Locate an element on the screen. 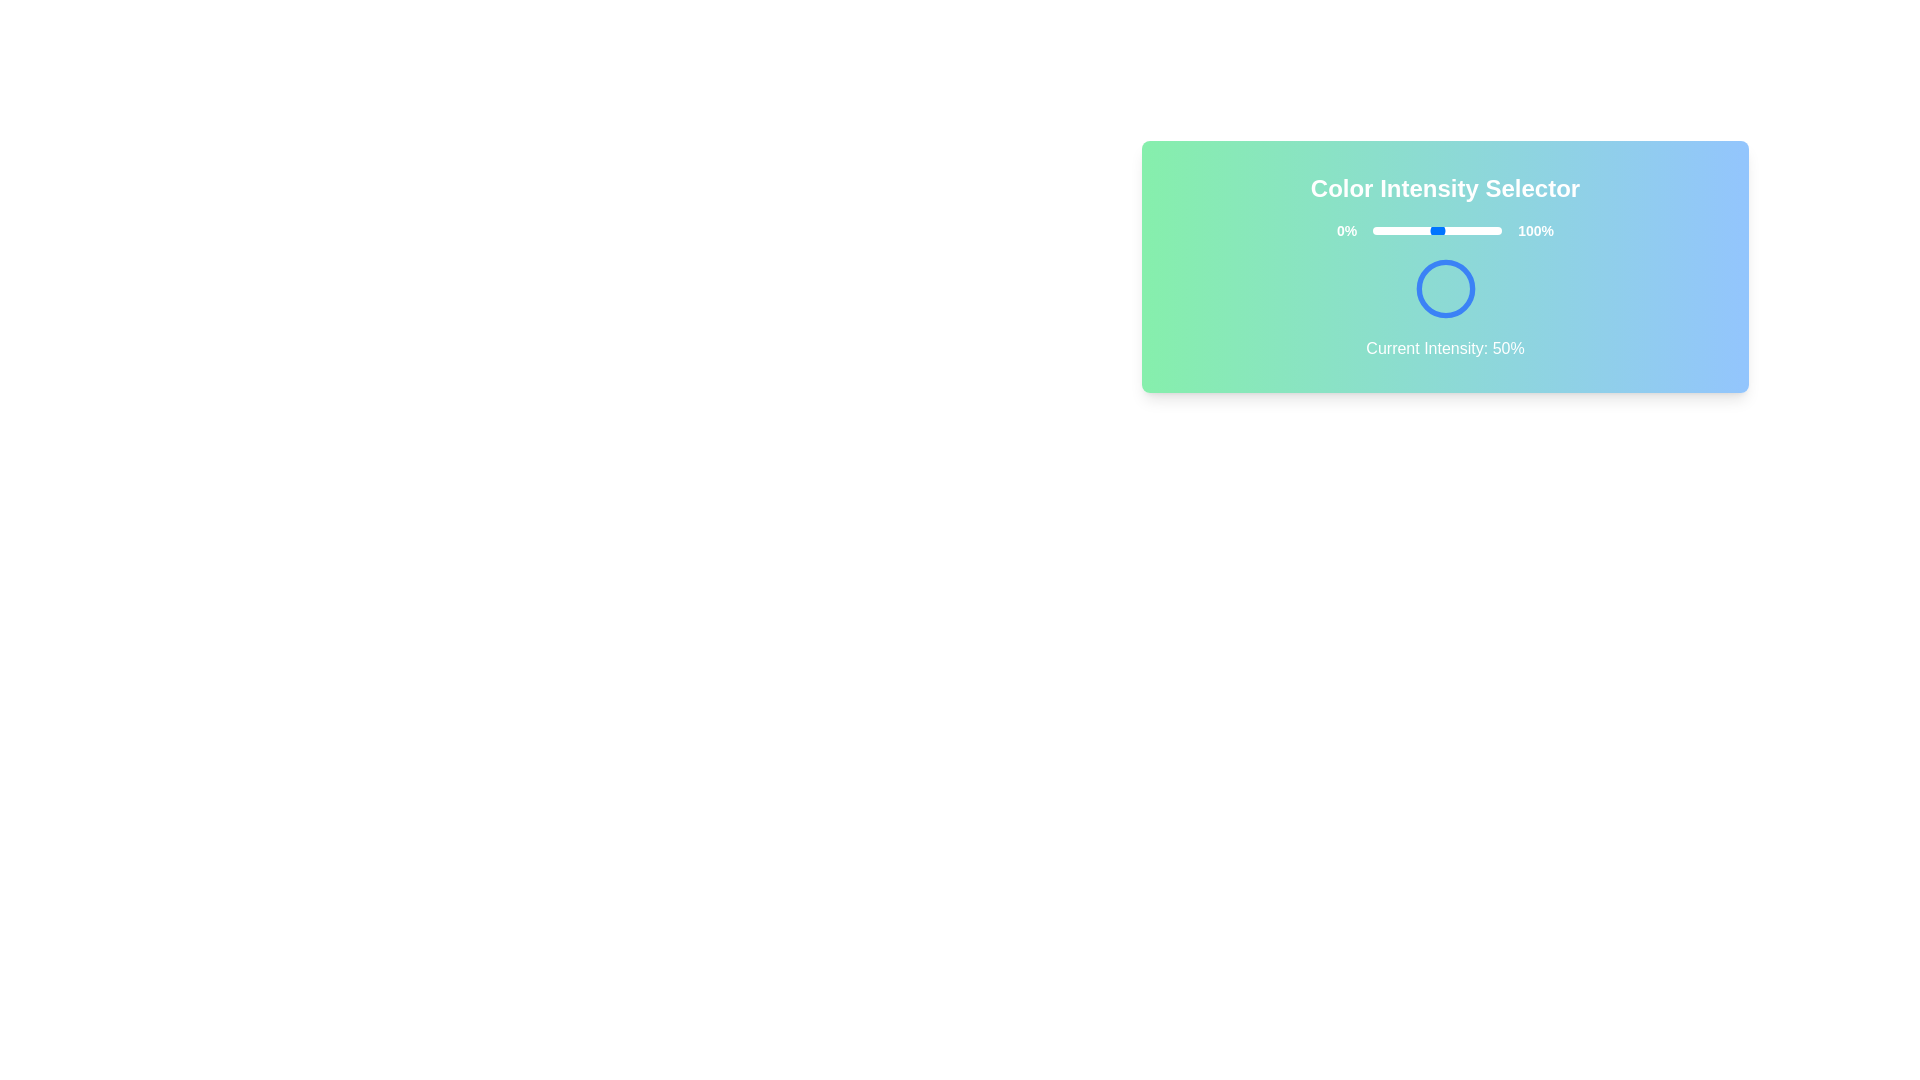 This screenshot has height=1080, width=1920. the slider to set the color intensity to 7% is located at coordinates (1381, 230).